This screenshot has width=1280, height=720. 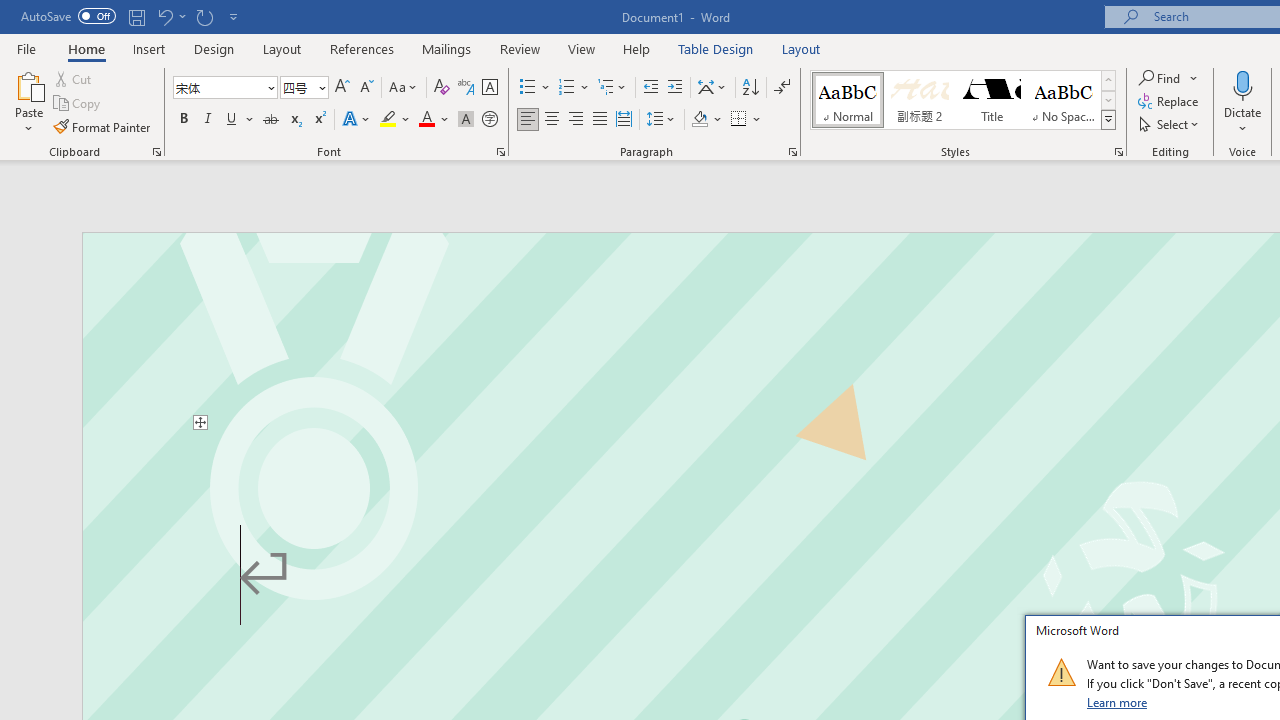 I want to click on 'Undo Text Fill Effect', so click(x=164, y=16).